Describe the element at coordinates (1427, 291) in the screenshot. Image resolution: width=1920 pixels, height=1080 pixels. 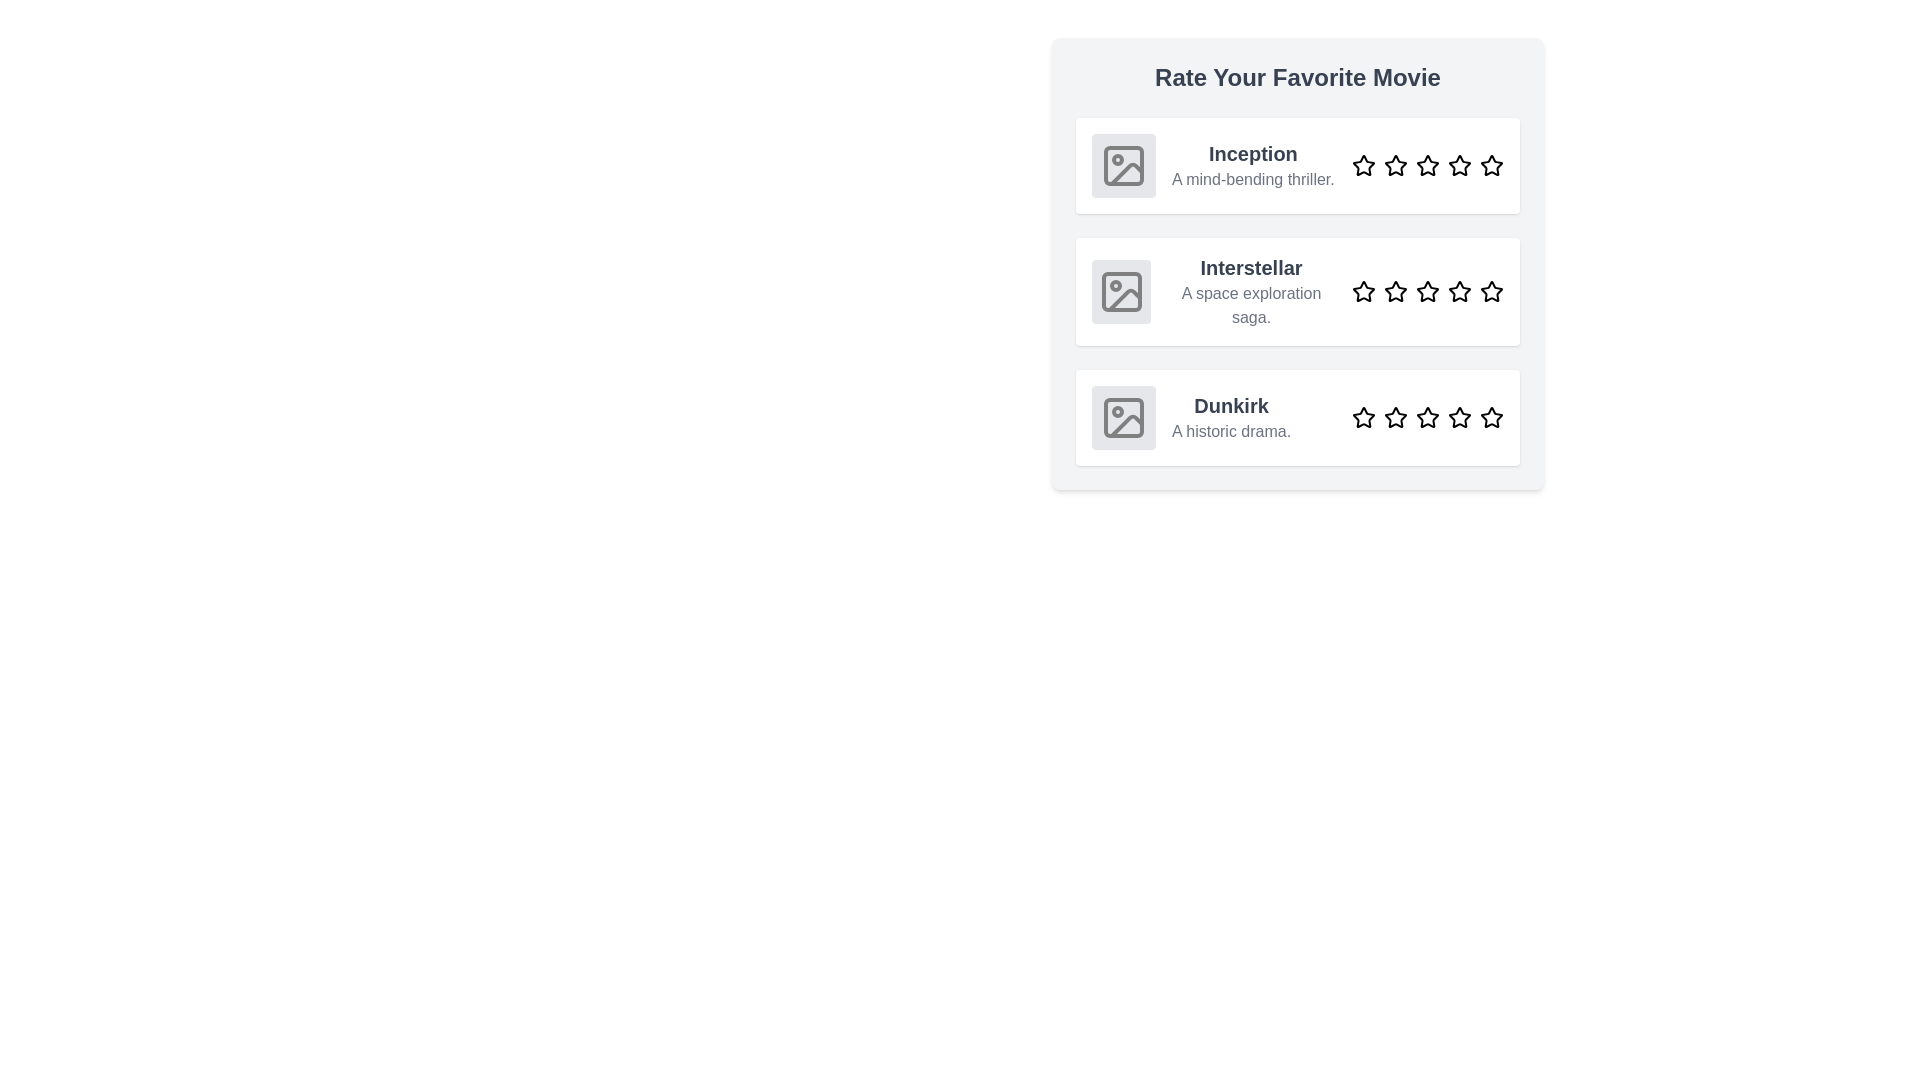
I see `the third star icon in the rating section of the 'Interstellar' movie review` at that location.